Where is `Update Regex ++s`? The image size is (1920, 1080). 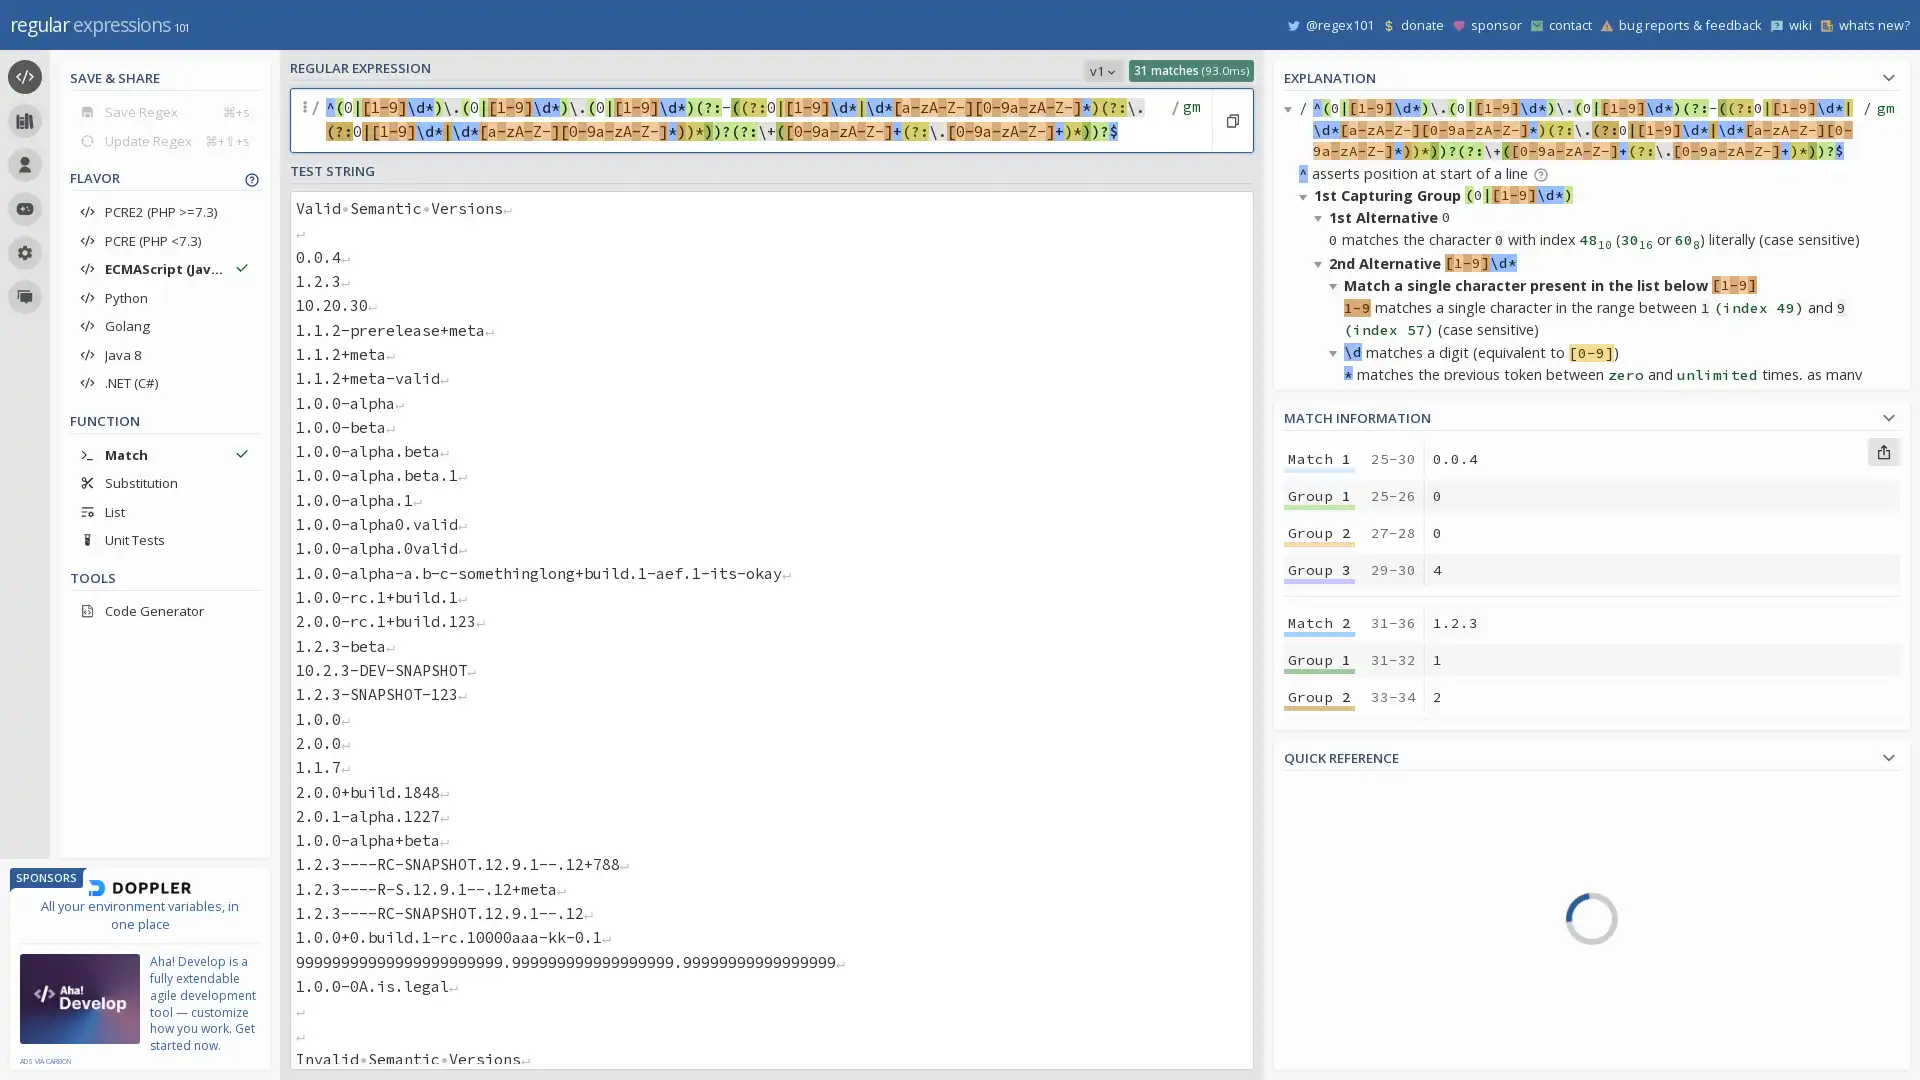
Update Regex ++s is located at coordinates (164, 139).